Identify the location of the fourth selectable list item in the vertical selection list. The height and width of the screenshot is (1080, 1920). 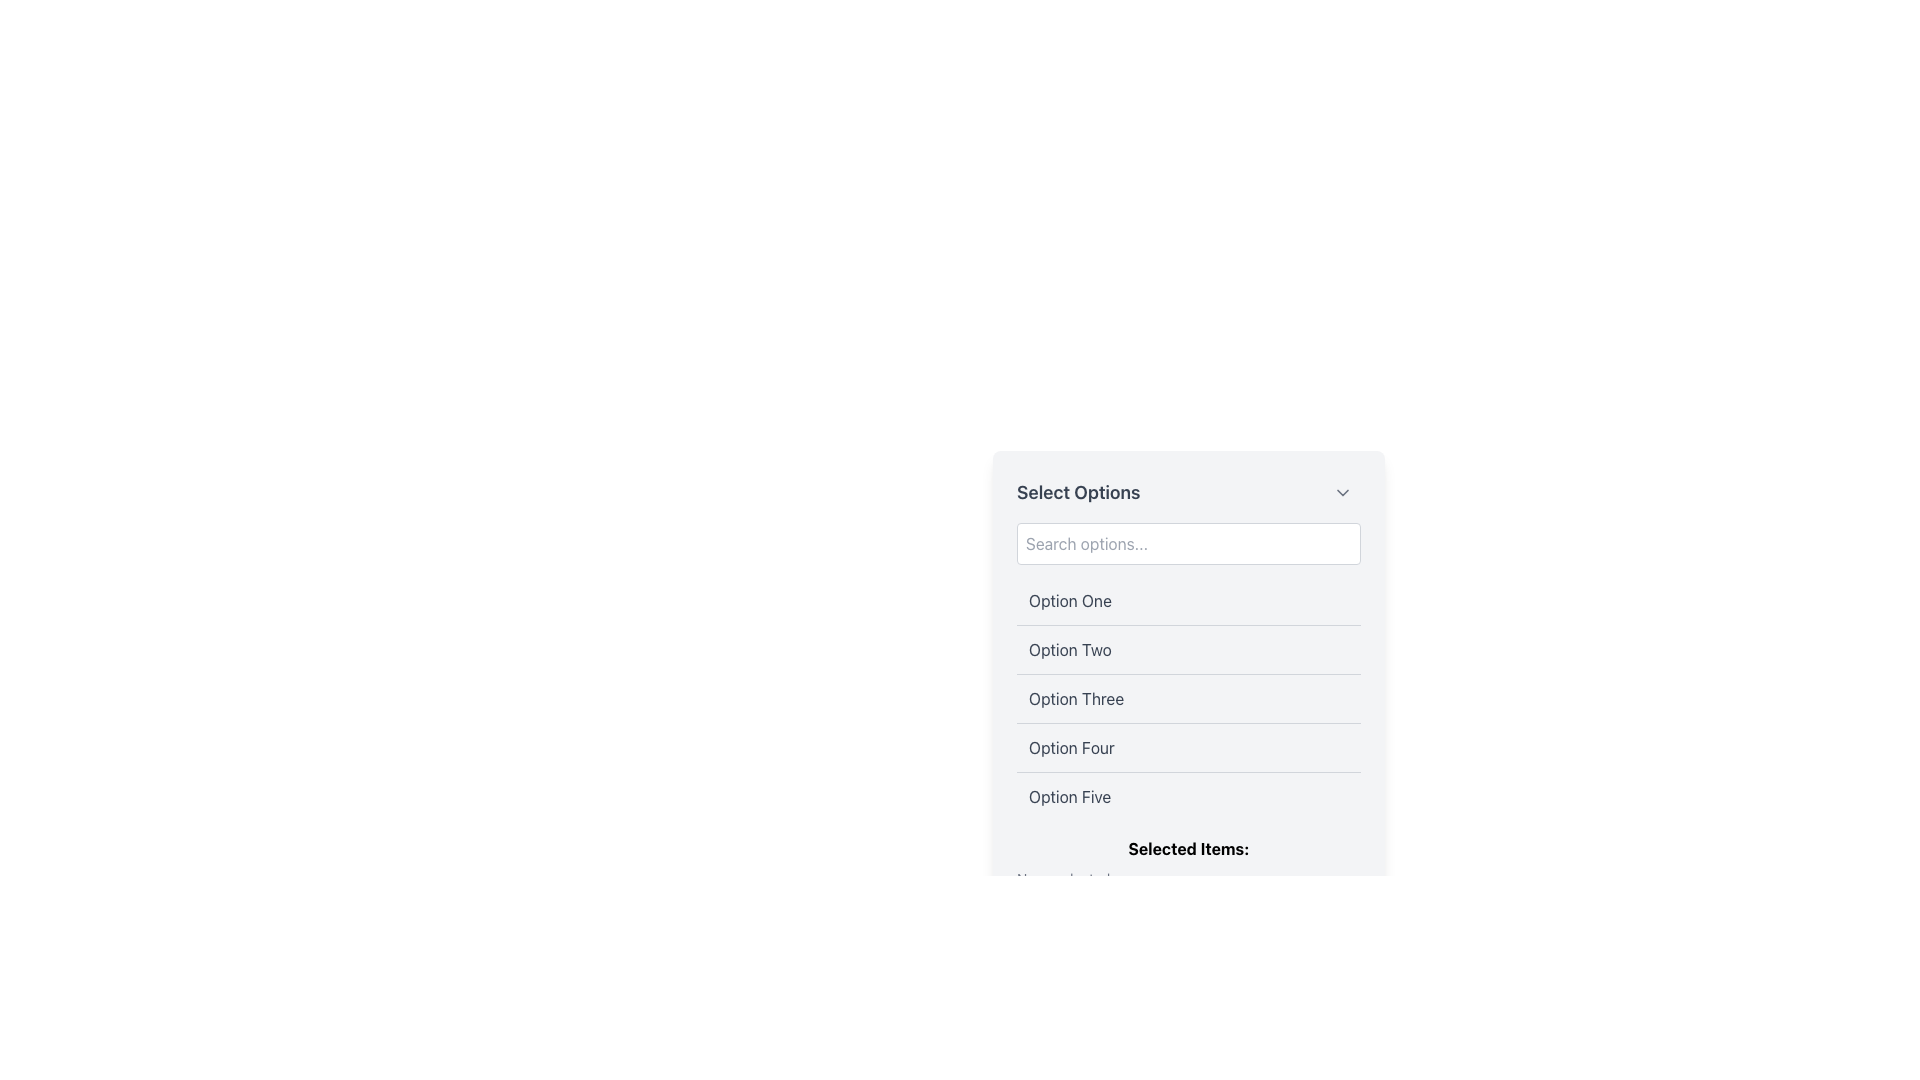
(1189, 747).